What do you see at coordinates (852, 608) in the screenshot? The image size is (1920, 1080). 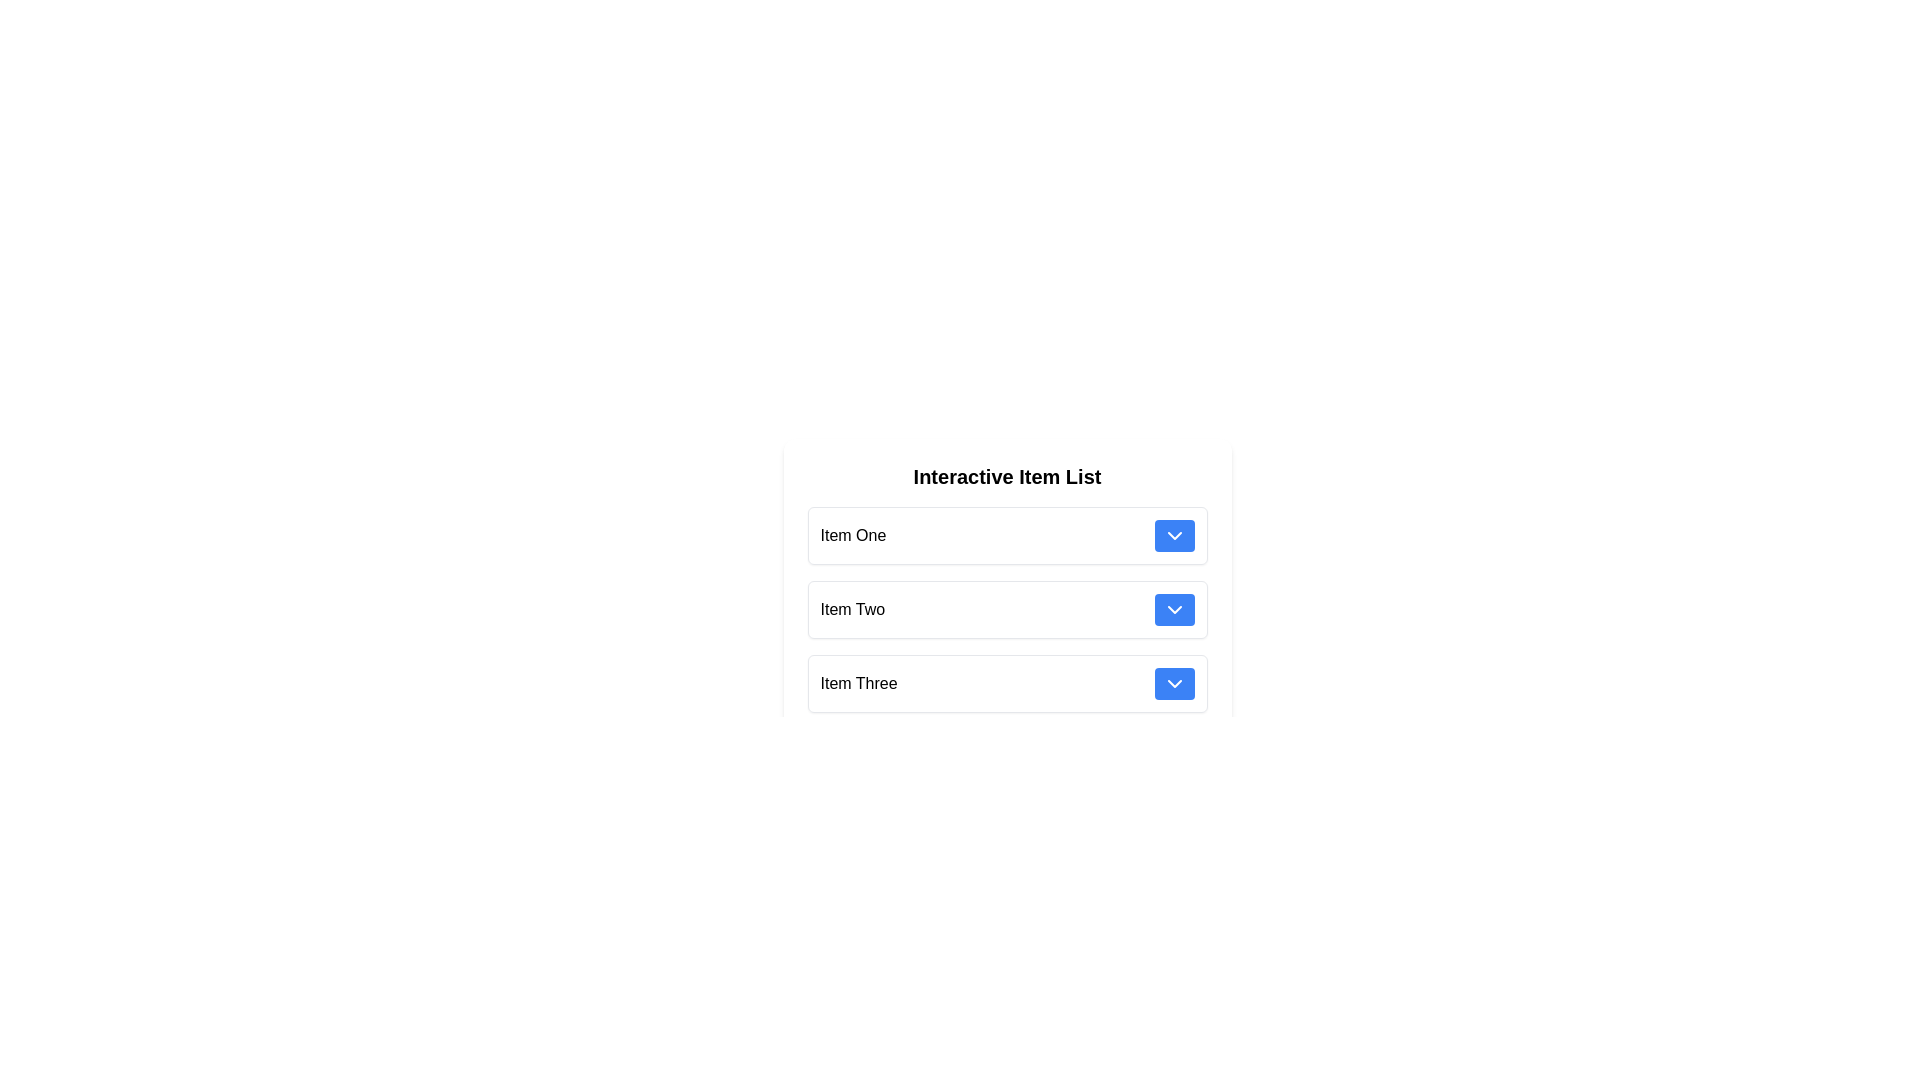 I see `the Text label that describes the second item` at bounding box center [852, 608].